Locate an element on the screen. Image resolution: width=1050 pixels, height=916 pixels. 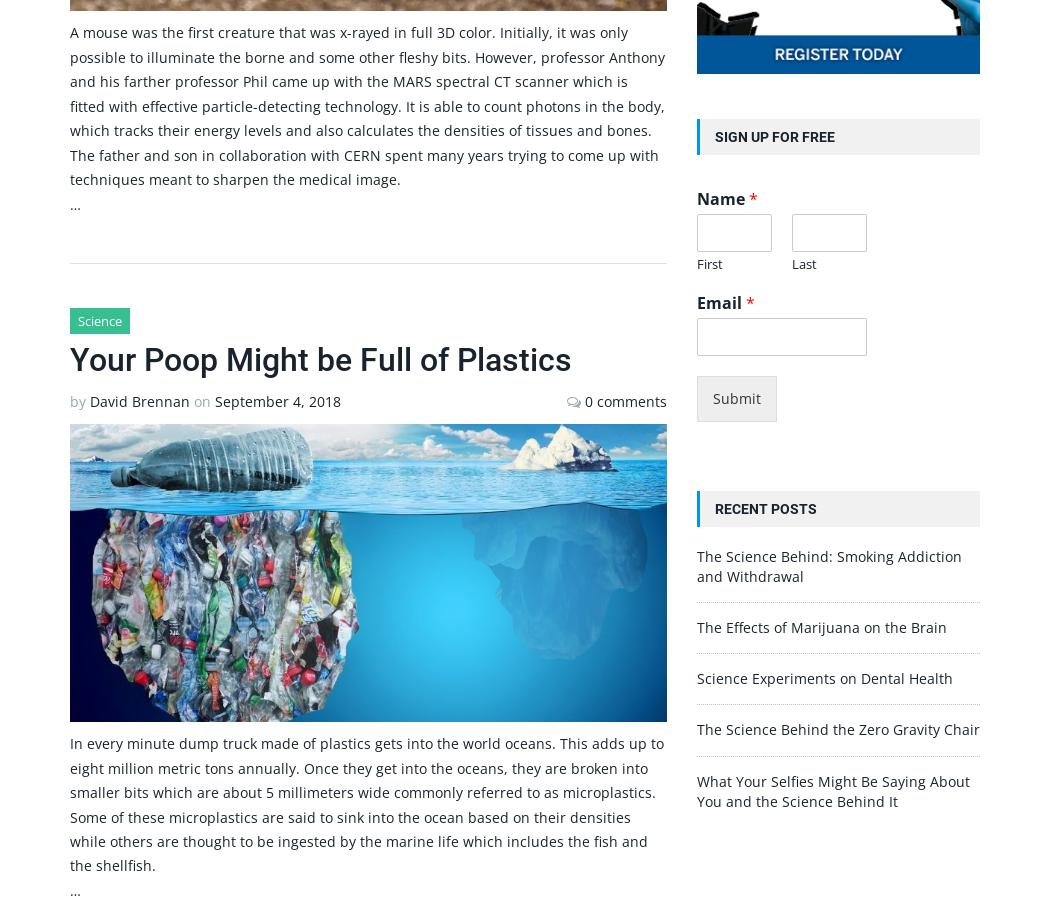
'The Science Behind: Smoking Addiction and Withdrawal' is located at coordinates (828, 564).